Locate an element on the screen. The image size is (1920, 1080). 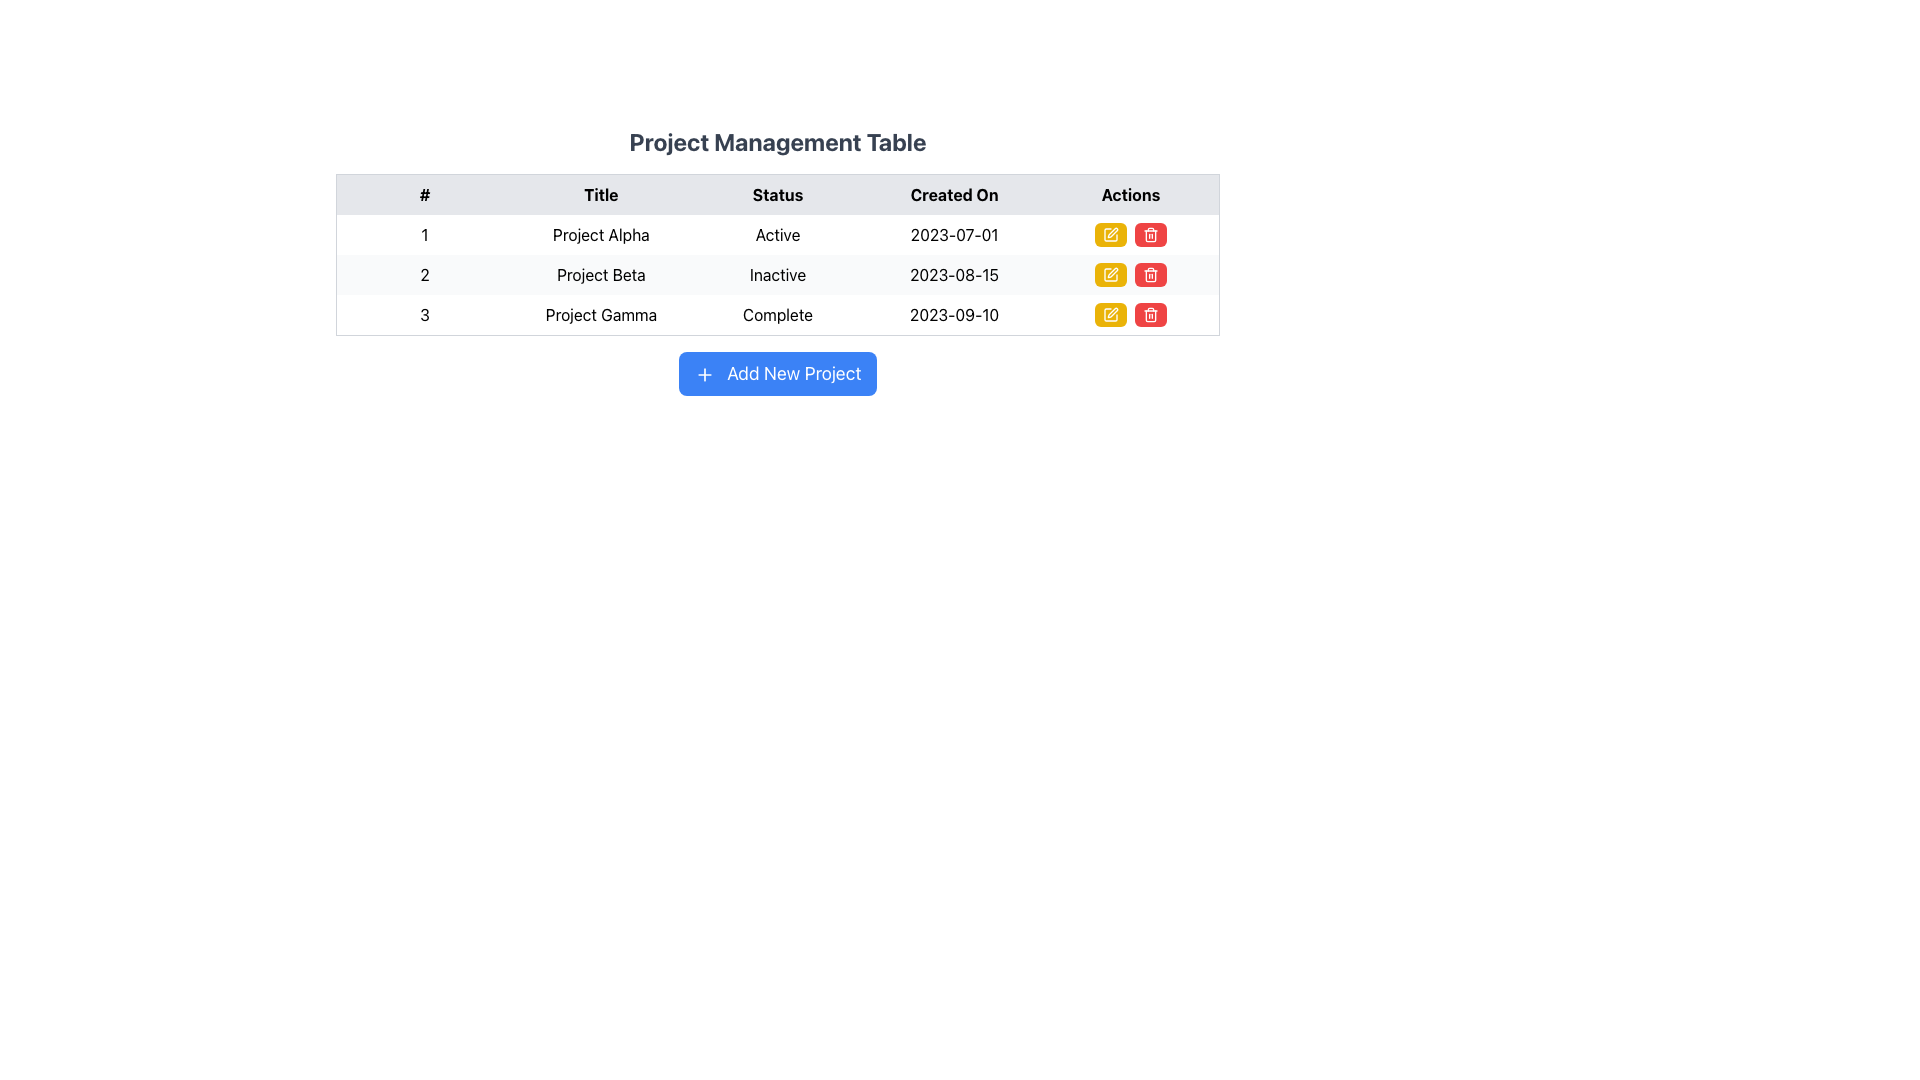
the edit icon located in the 'Actions' column of the third row of the table is located at coordinates (1112, 312).